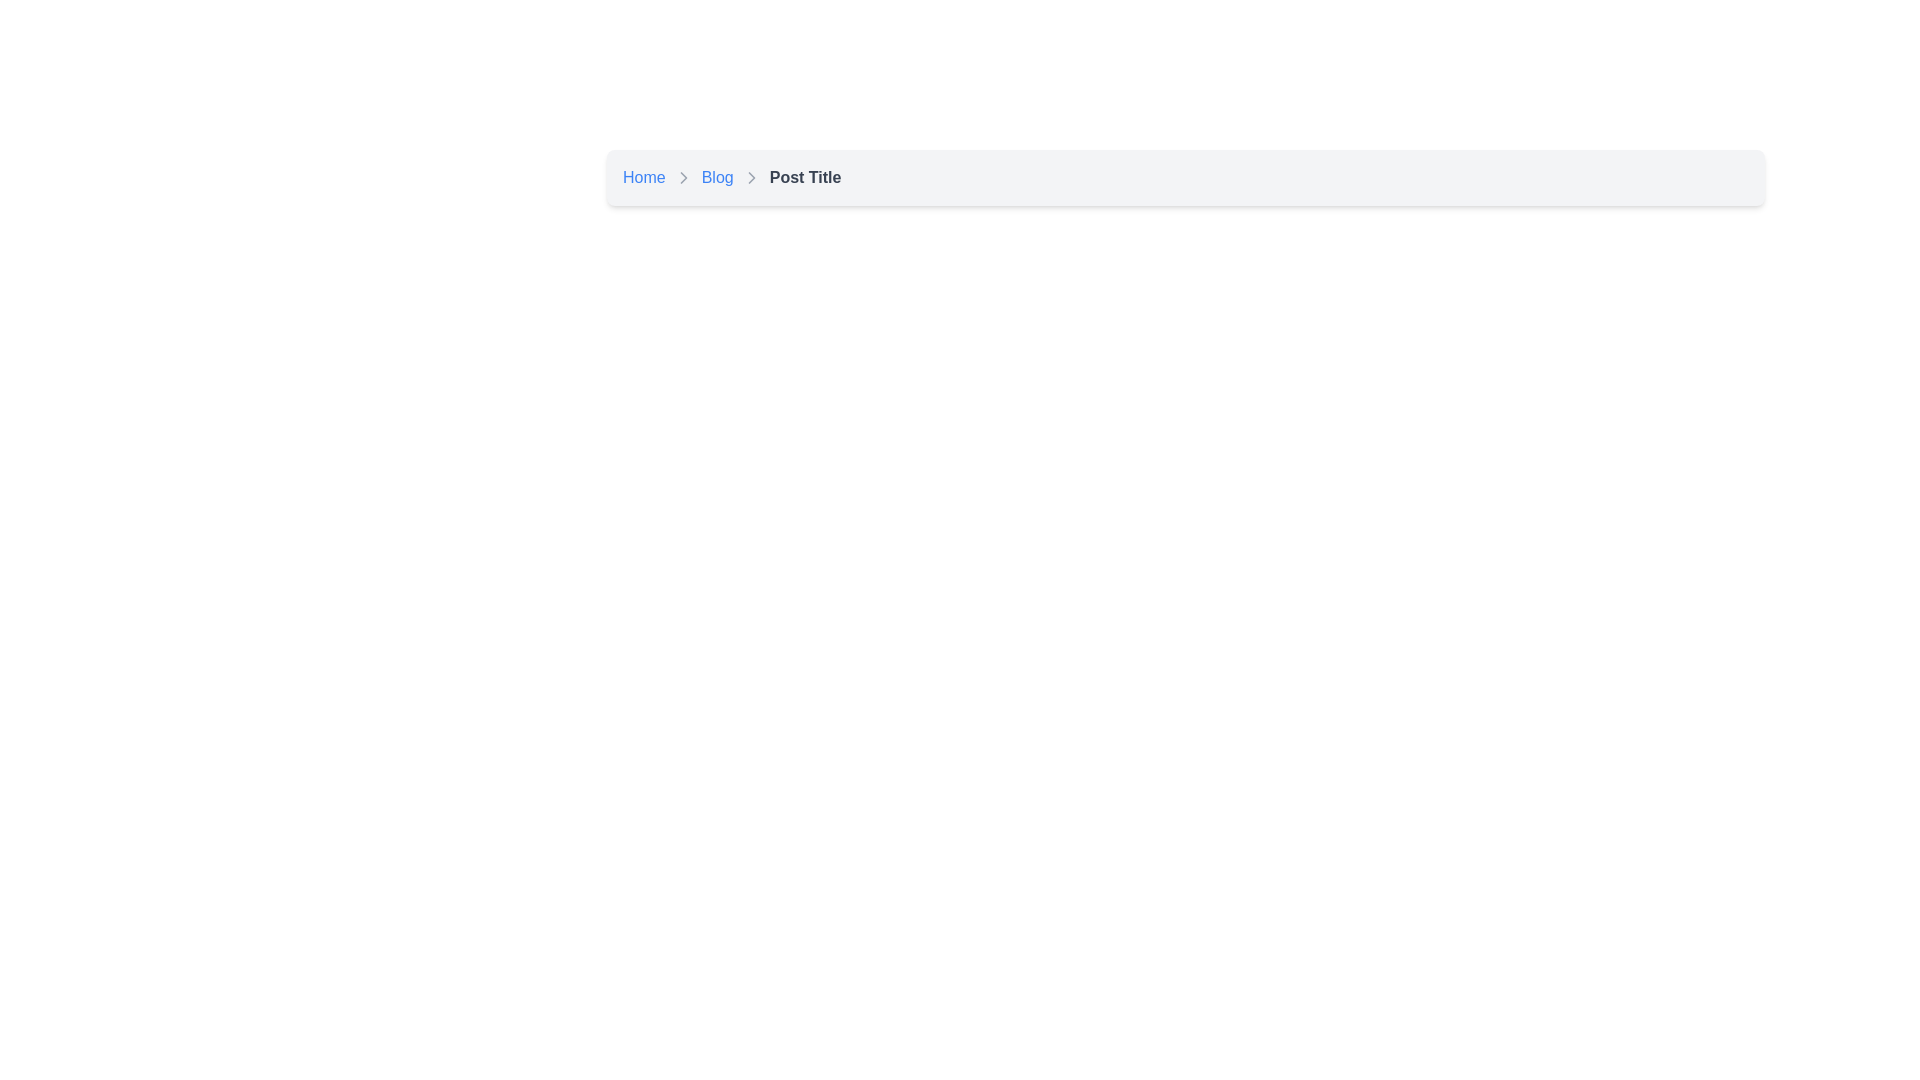 The image size is (1920, 1080). I want to click on the 'Blog' hyperlink text link, so click(717, 176).